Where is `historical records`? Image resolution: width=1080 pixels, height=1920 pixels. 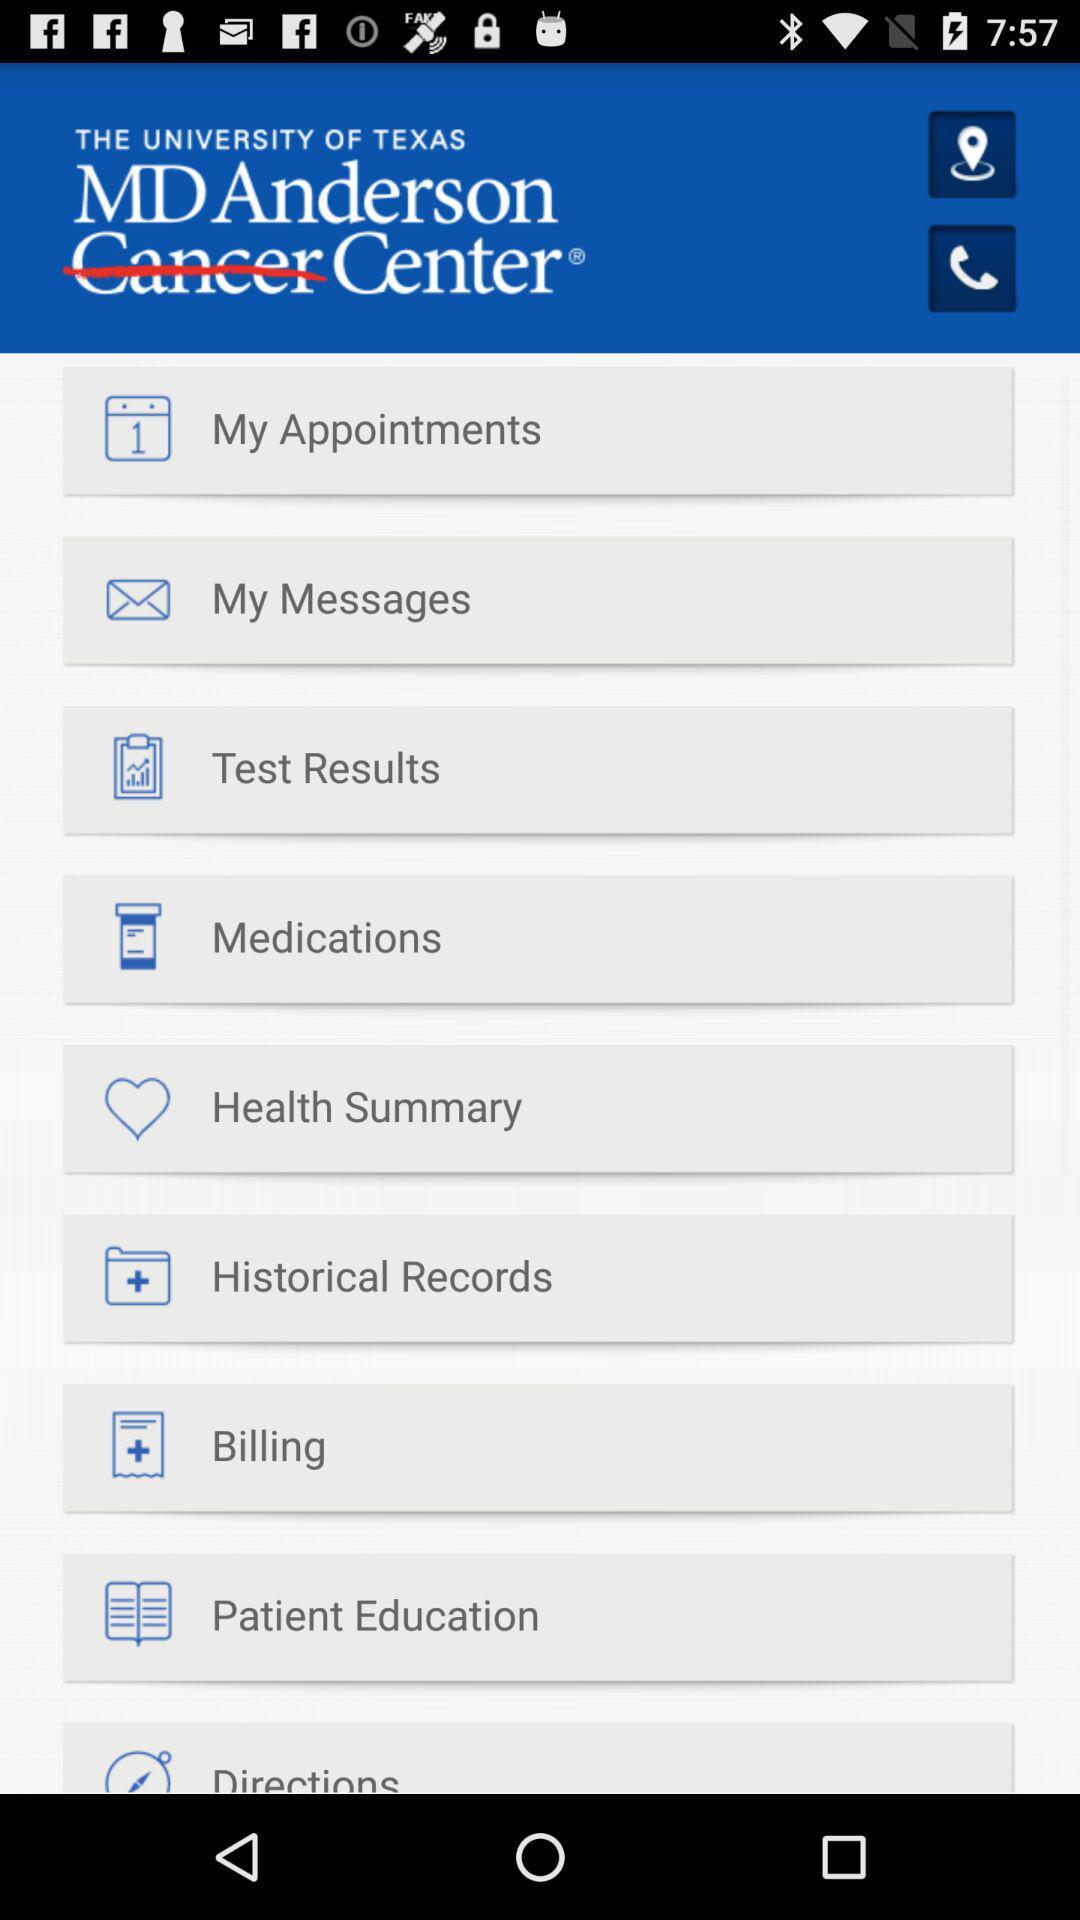
historical records is located at coordinates (308, 1285).